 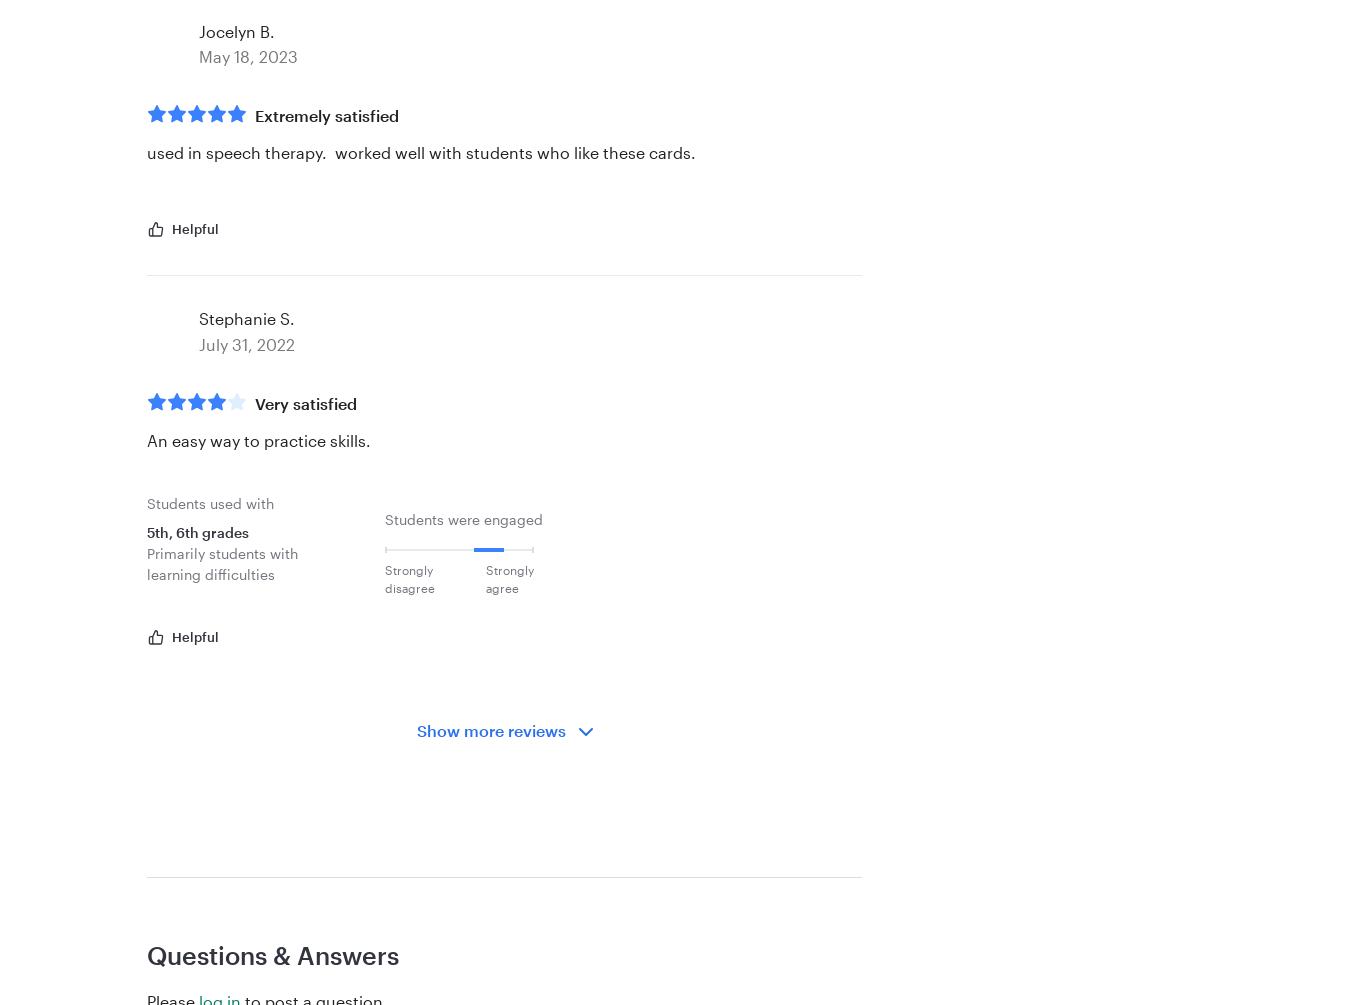 What do you see at coordinates (246, 343) in the screenshot?
I see `'July 31, 2022'` at bounding box center [246, 343].